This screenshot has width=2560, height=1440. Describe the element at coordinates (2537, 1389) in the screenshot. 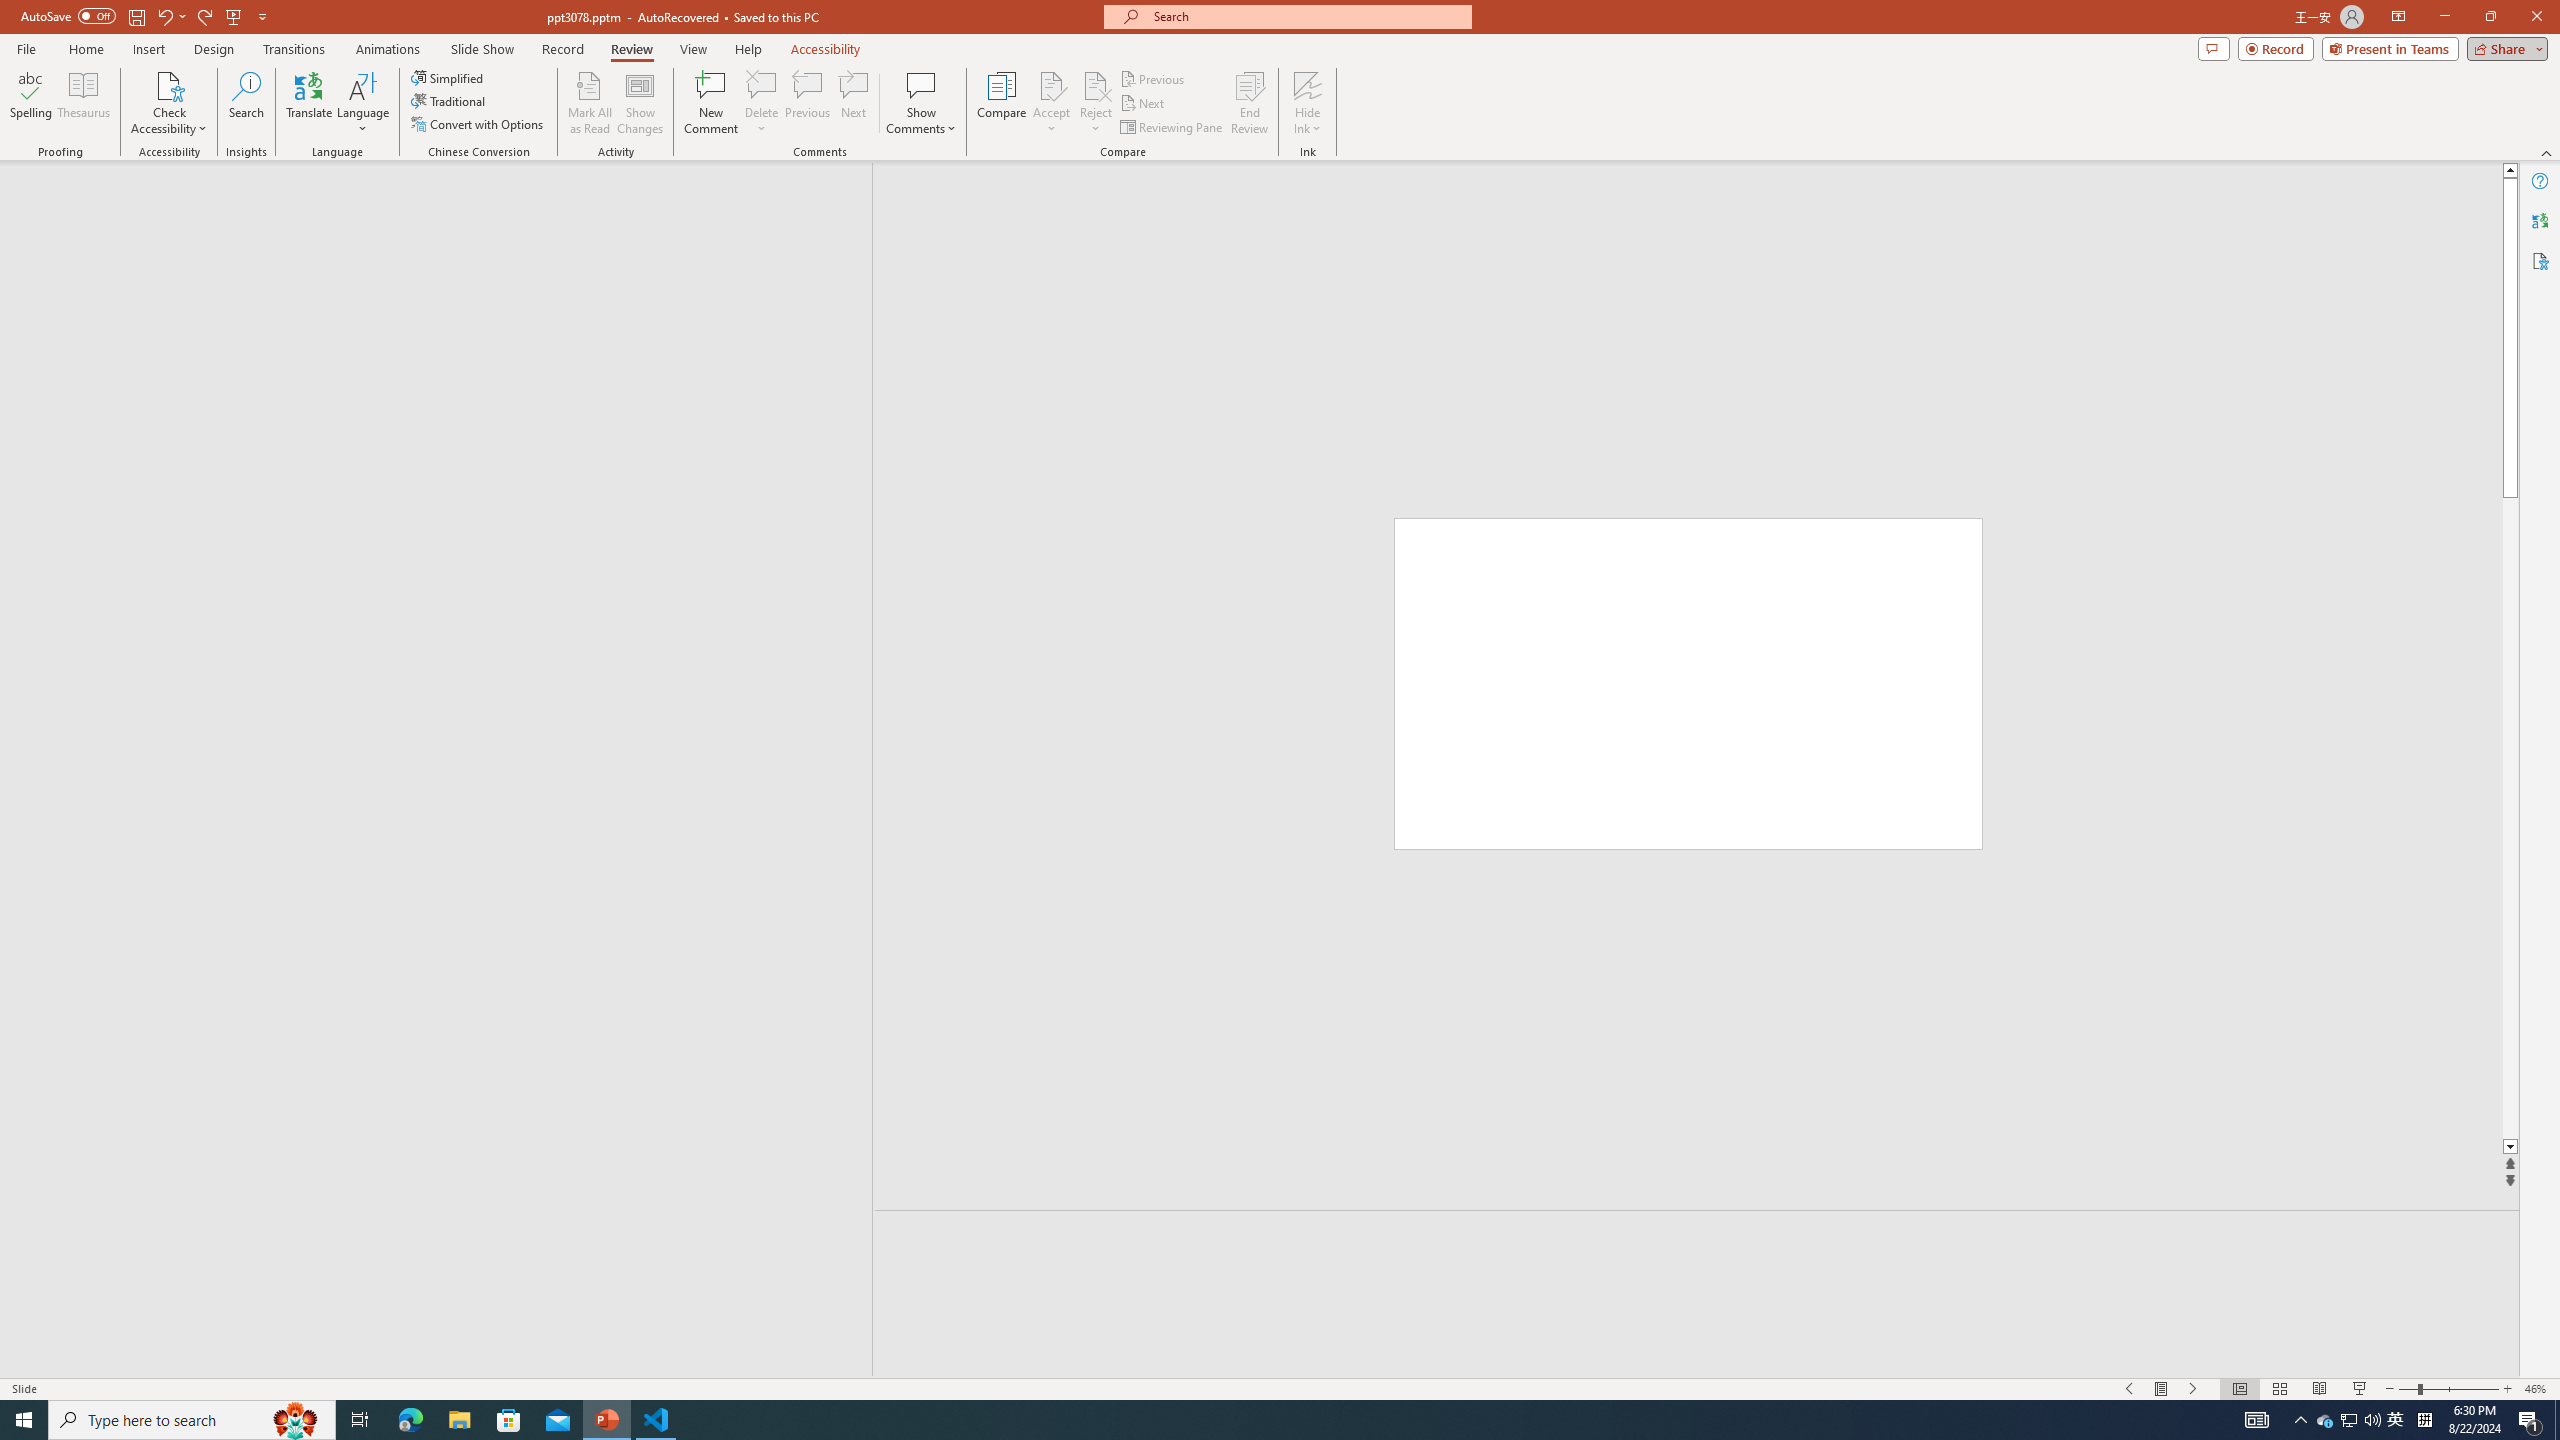

I see `'Zoom 46%'` at that location.